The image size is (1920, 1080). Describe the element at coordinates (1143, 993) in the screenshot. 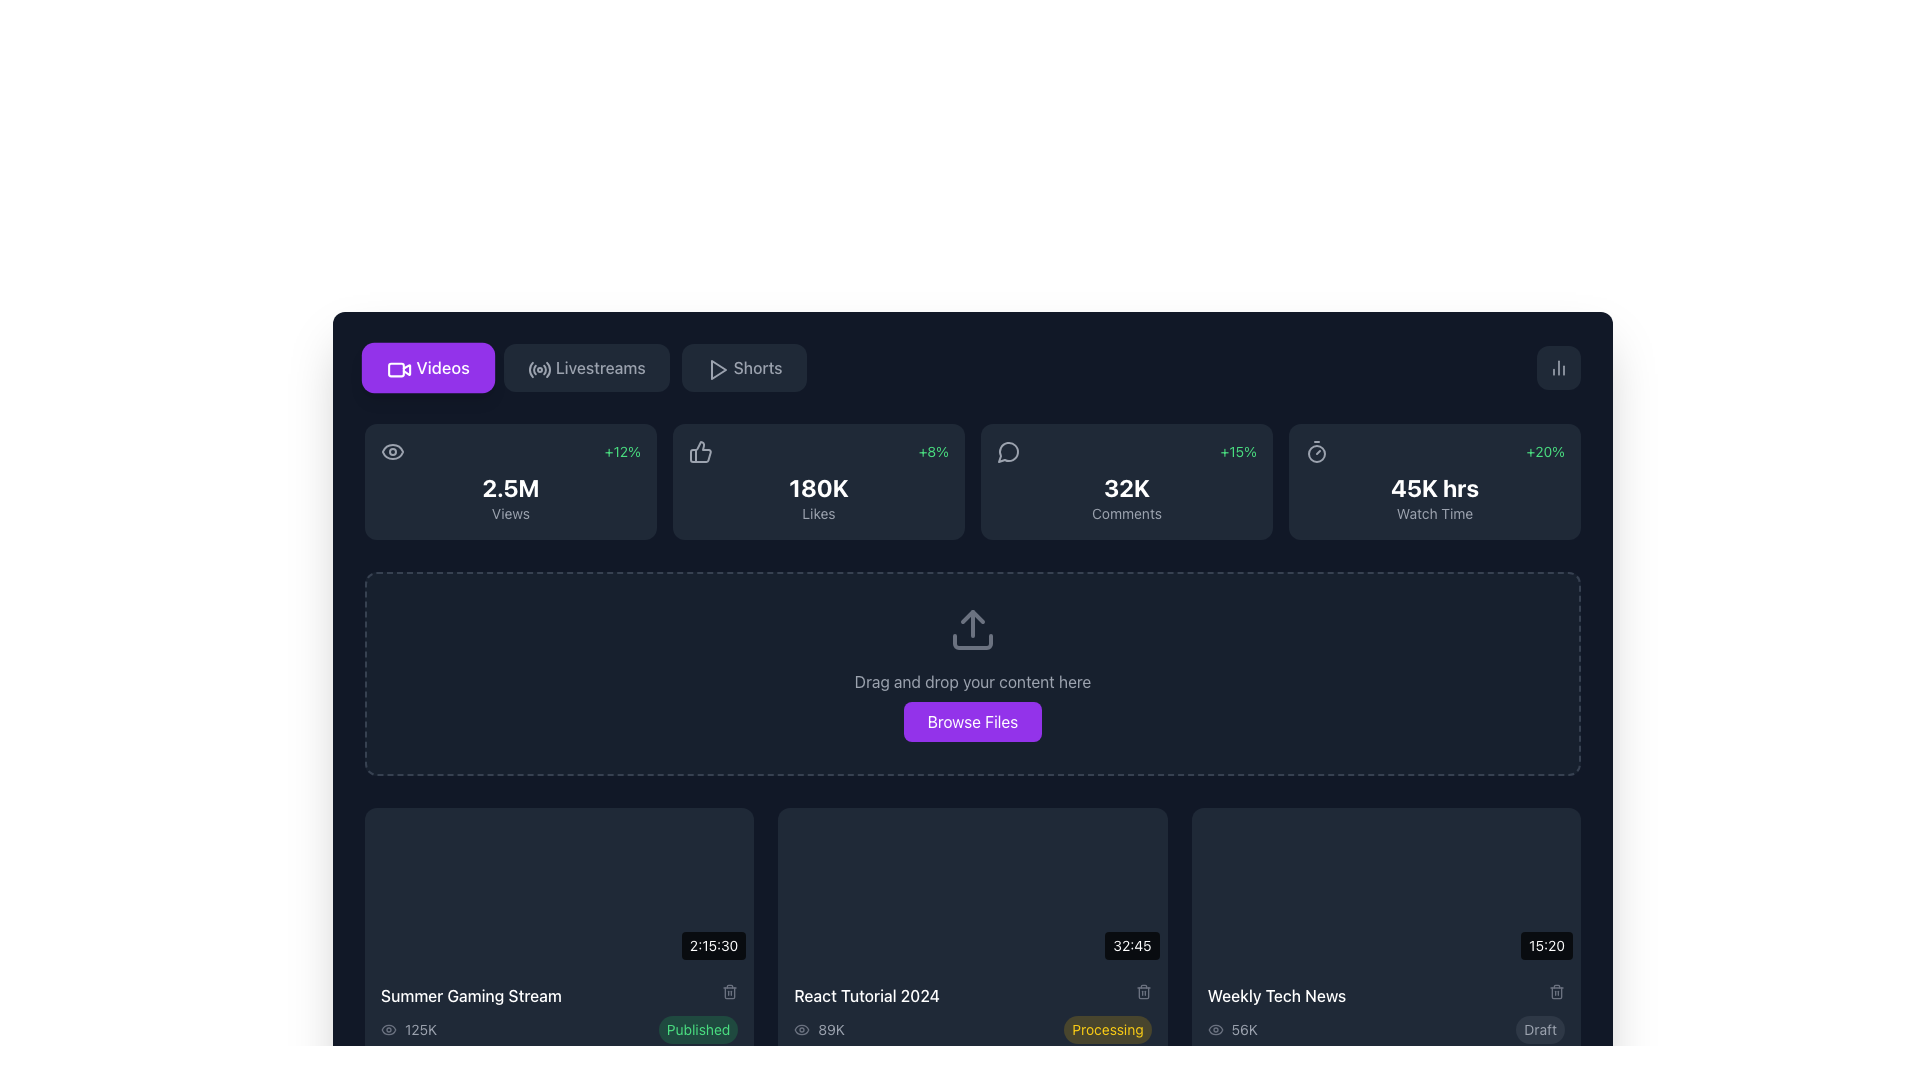

I see `the trash can's body element within the delete icon, which indicates its functionality for deletion in the user interface` at that location.